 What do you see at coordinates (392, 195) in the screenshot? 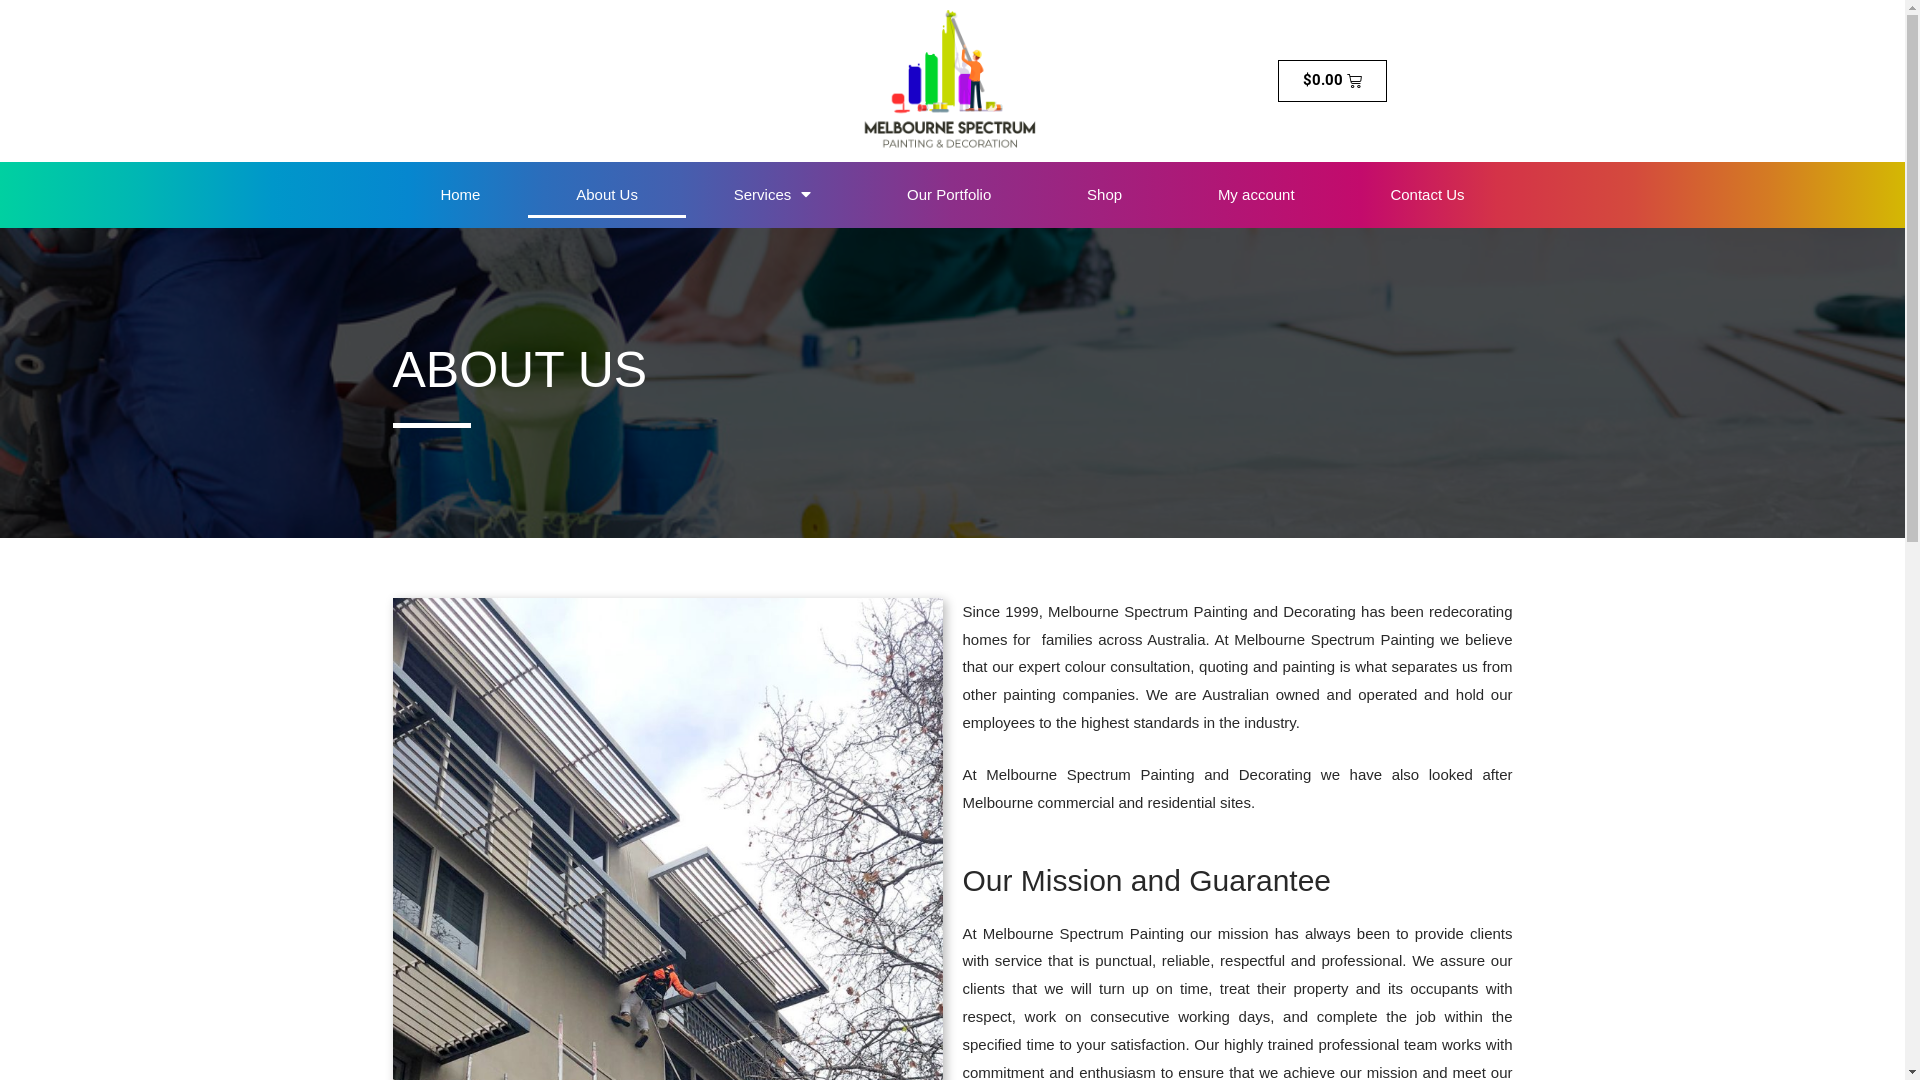
I see `'Home'` at bounding box center [392, 195].